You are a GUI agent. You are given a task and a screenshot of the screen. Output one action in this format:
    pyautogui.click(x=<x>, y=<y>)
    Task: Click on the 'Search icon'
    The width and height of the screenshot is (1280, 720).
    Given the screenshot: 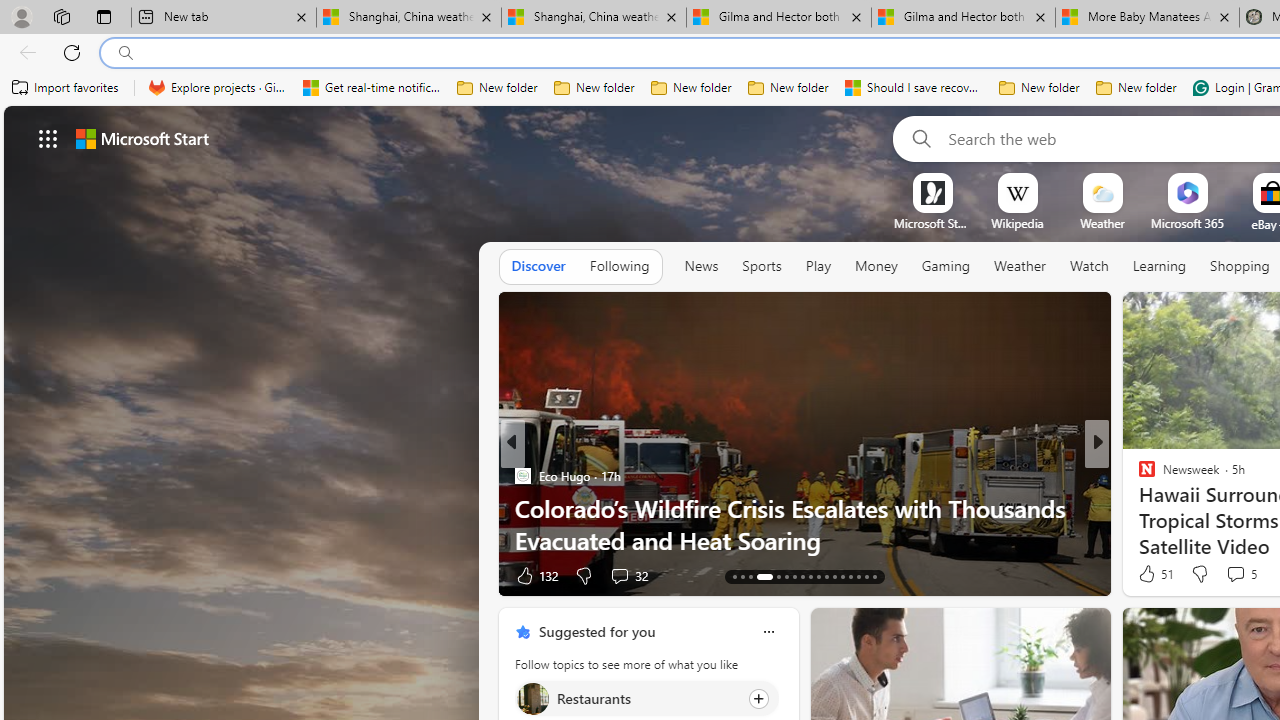 What is the action you would take?
    pyautogui.click(x=125, y=52)
    